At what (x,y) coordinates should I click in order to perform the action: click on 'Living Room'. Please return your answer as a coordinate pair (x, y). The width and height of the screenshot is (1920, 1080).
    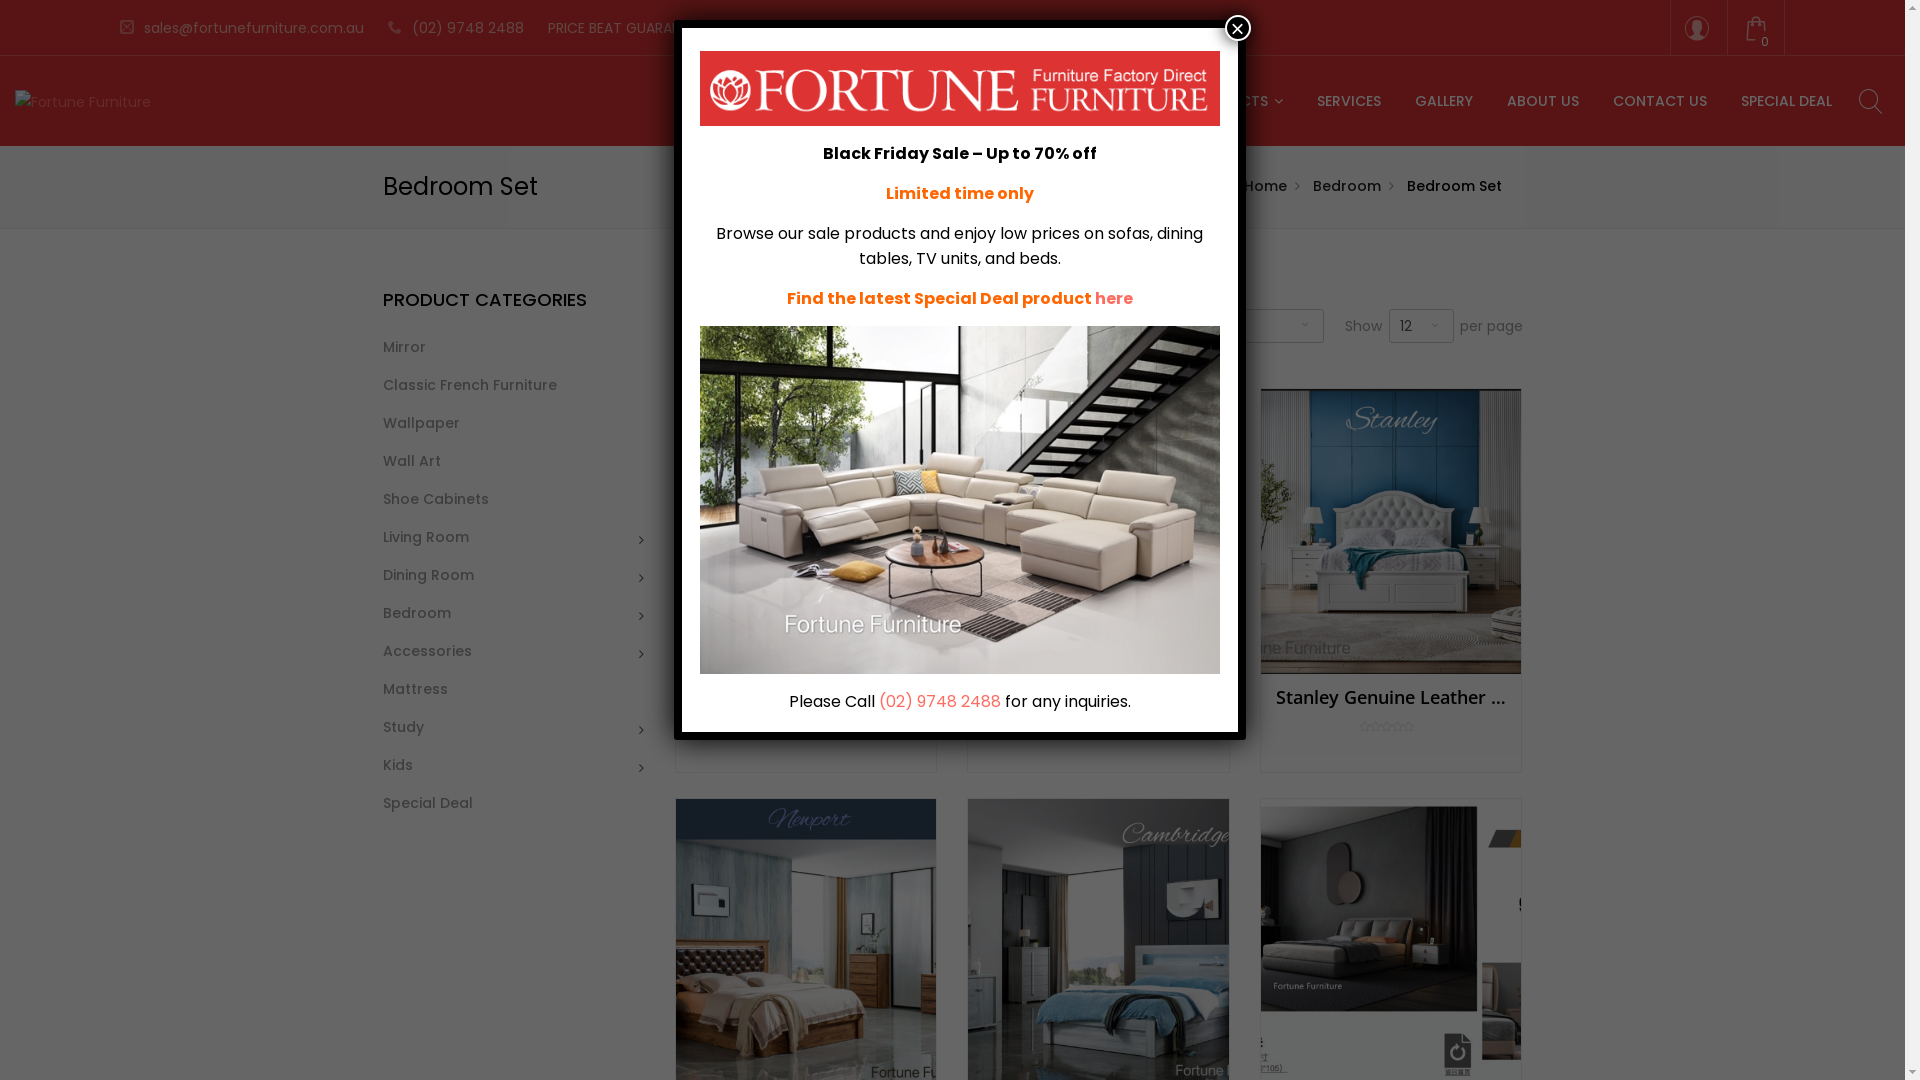
    Looking at the image, I should click on (424, 534).